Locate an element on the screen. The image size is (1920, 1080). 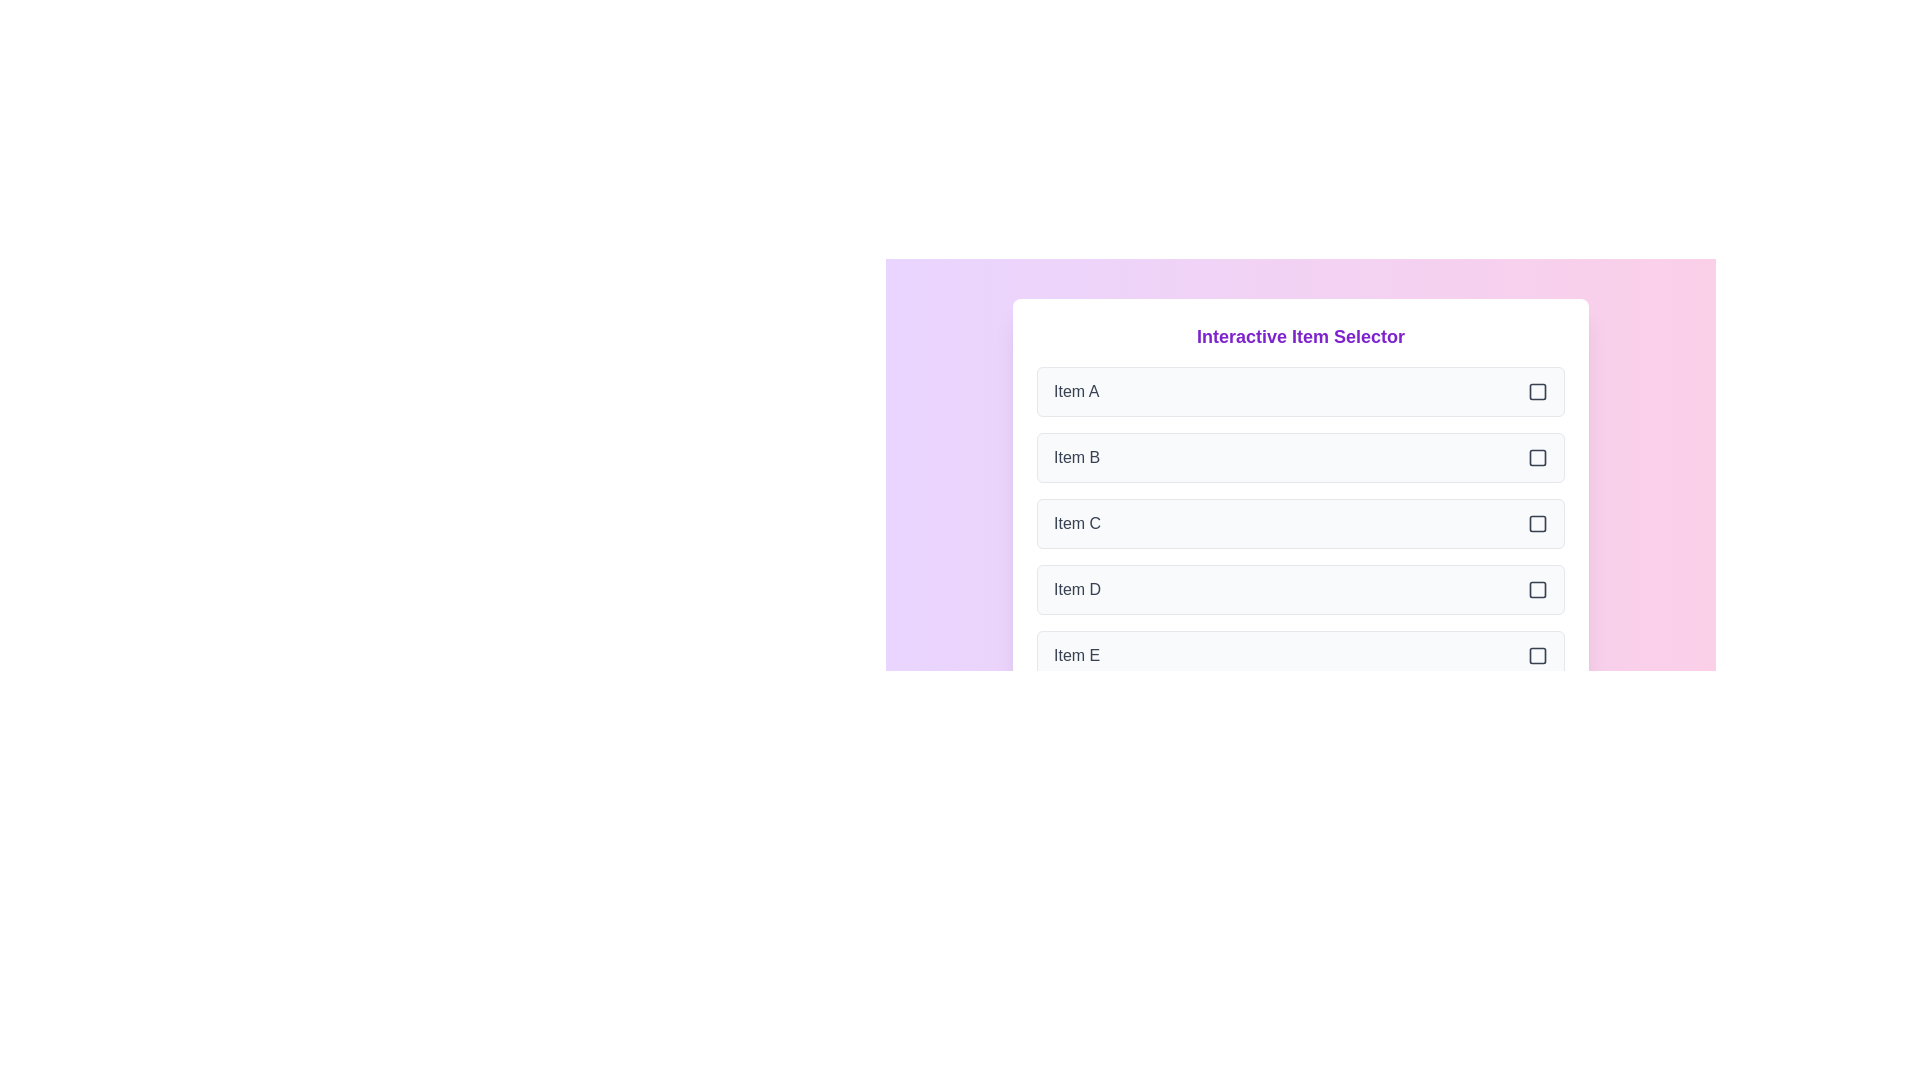
the item Item D to observe its hover effect is located at coordinates (1300, 589).